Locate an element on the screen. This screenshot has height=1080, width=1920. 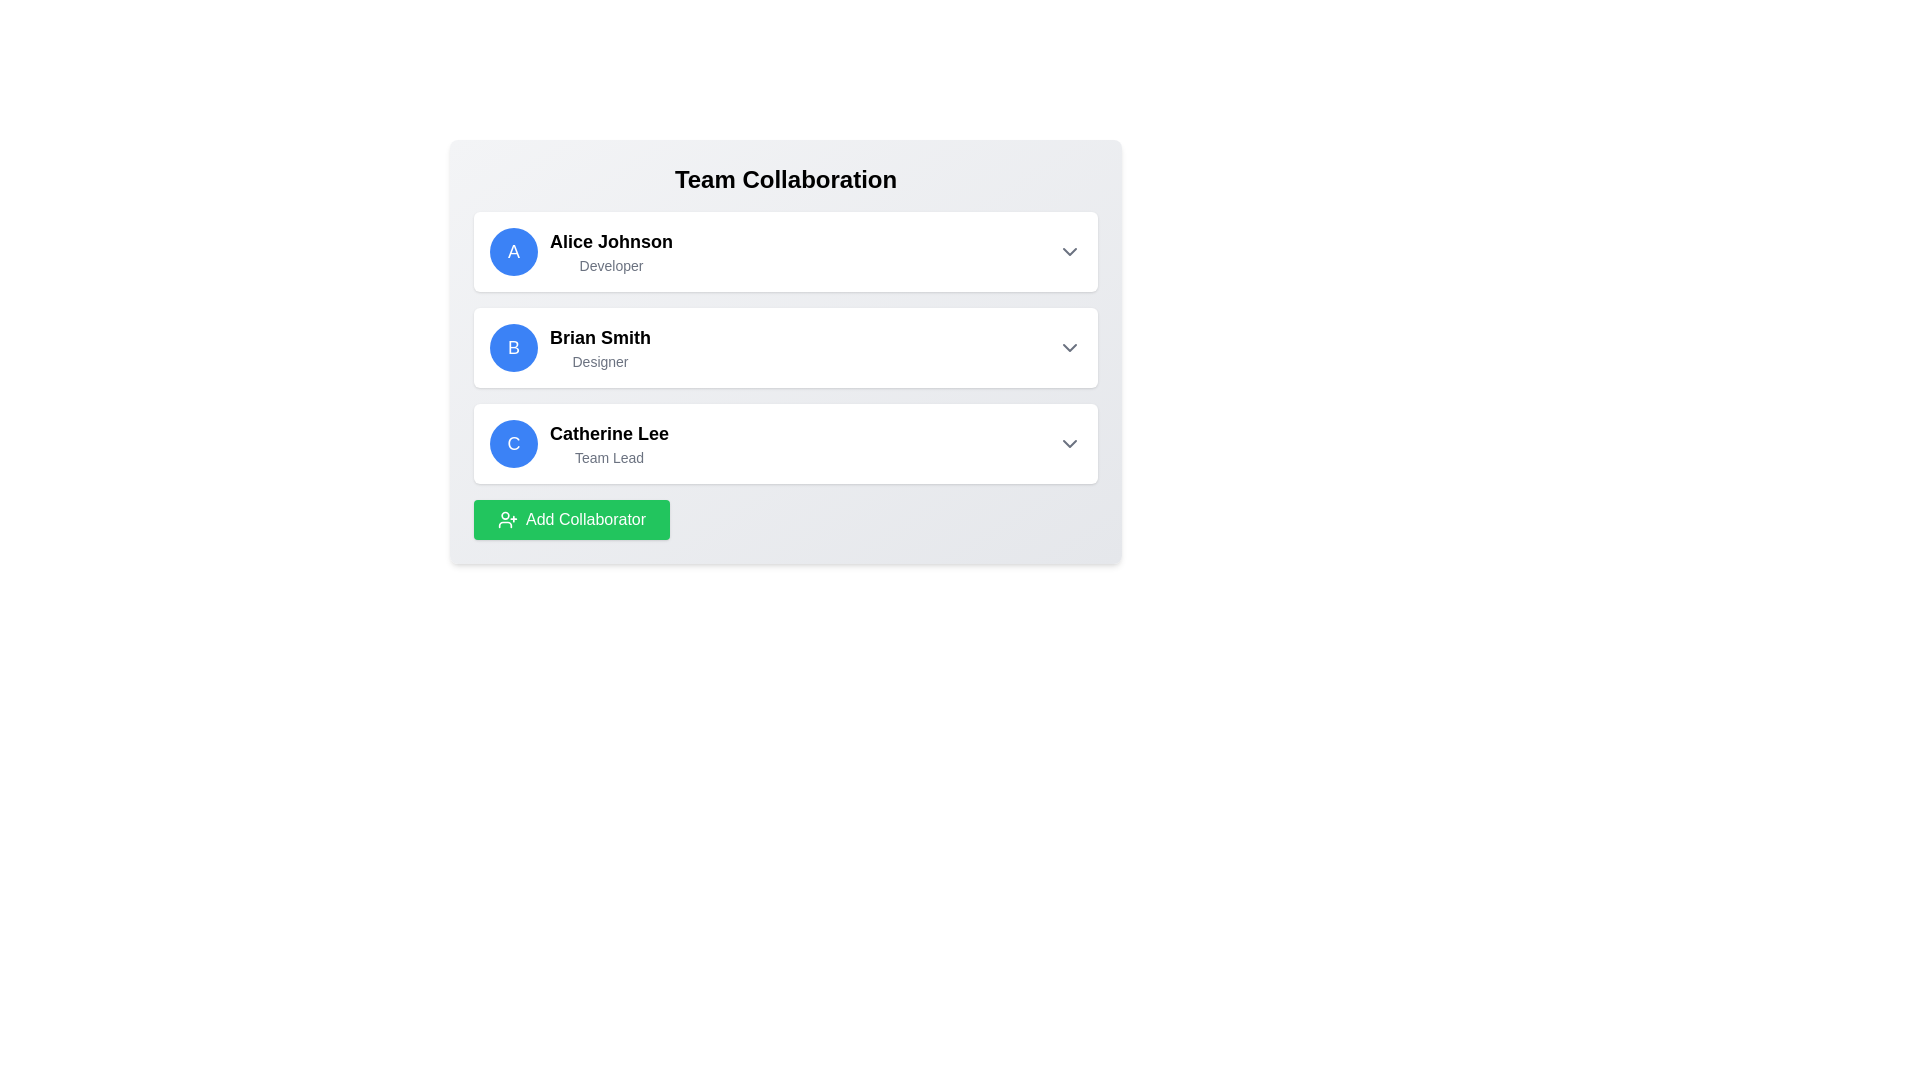
the text label displaying 'Alice Johnson', which is styled prominently and located above the role description 'Developer' in the first item of the vertical list under 'Team Collaboration' is located at coordinates (610, 241).